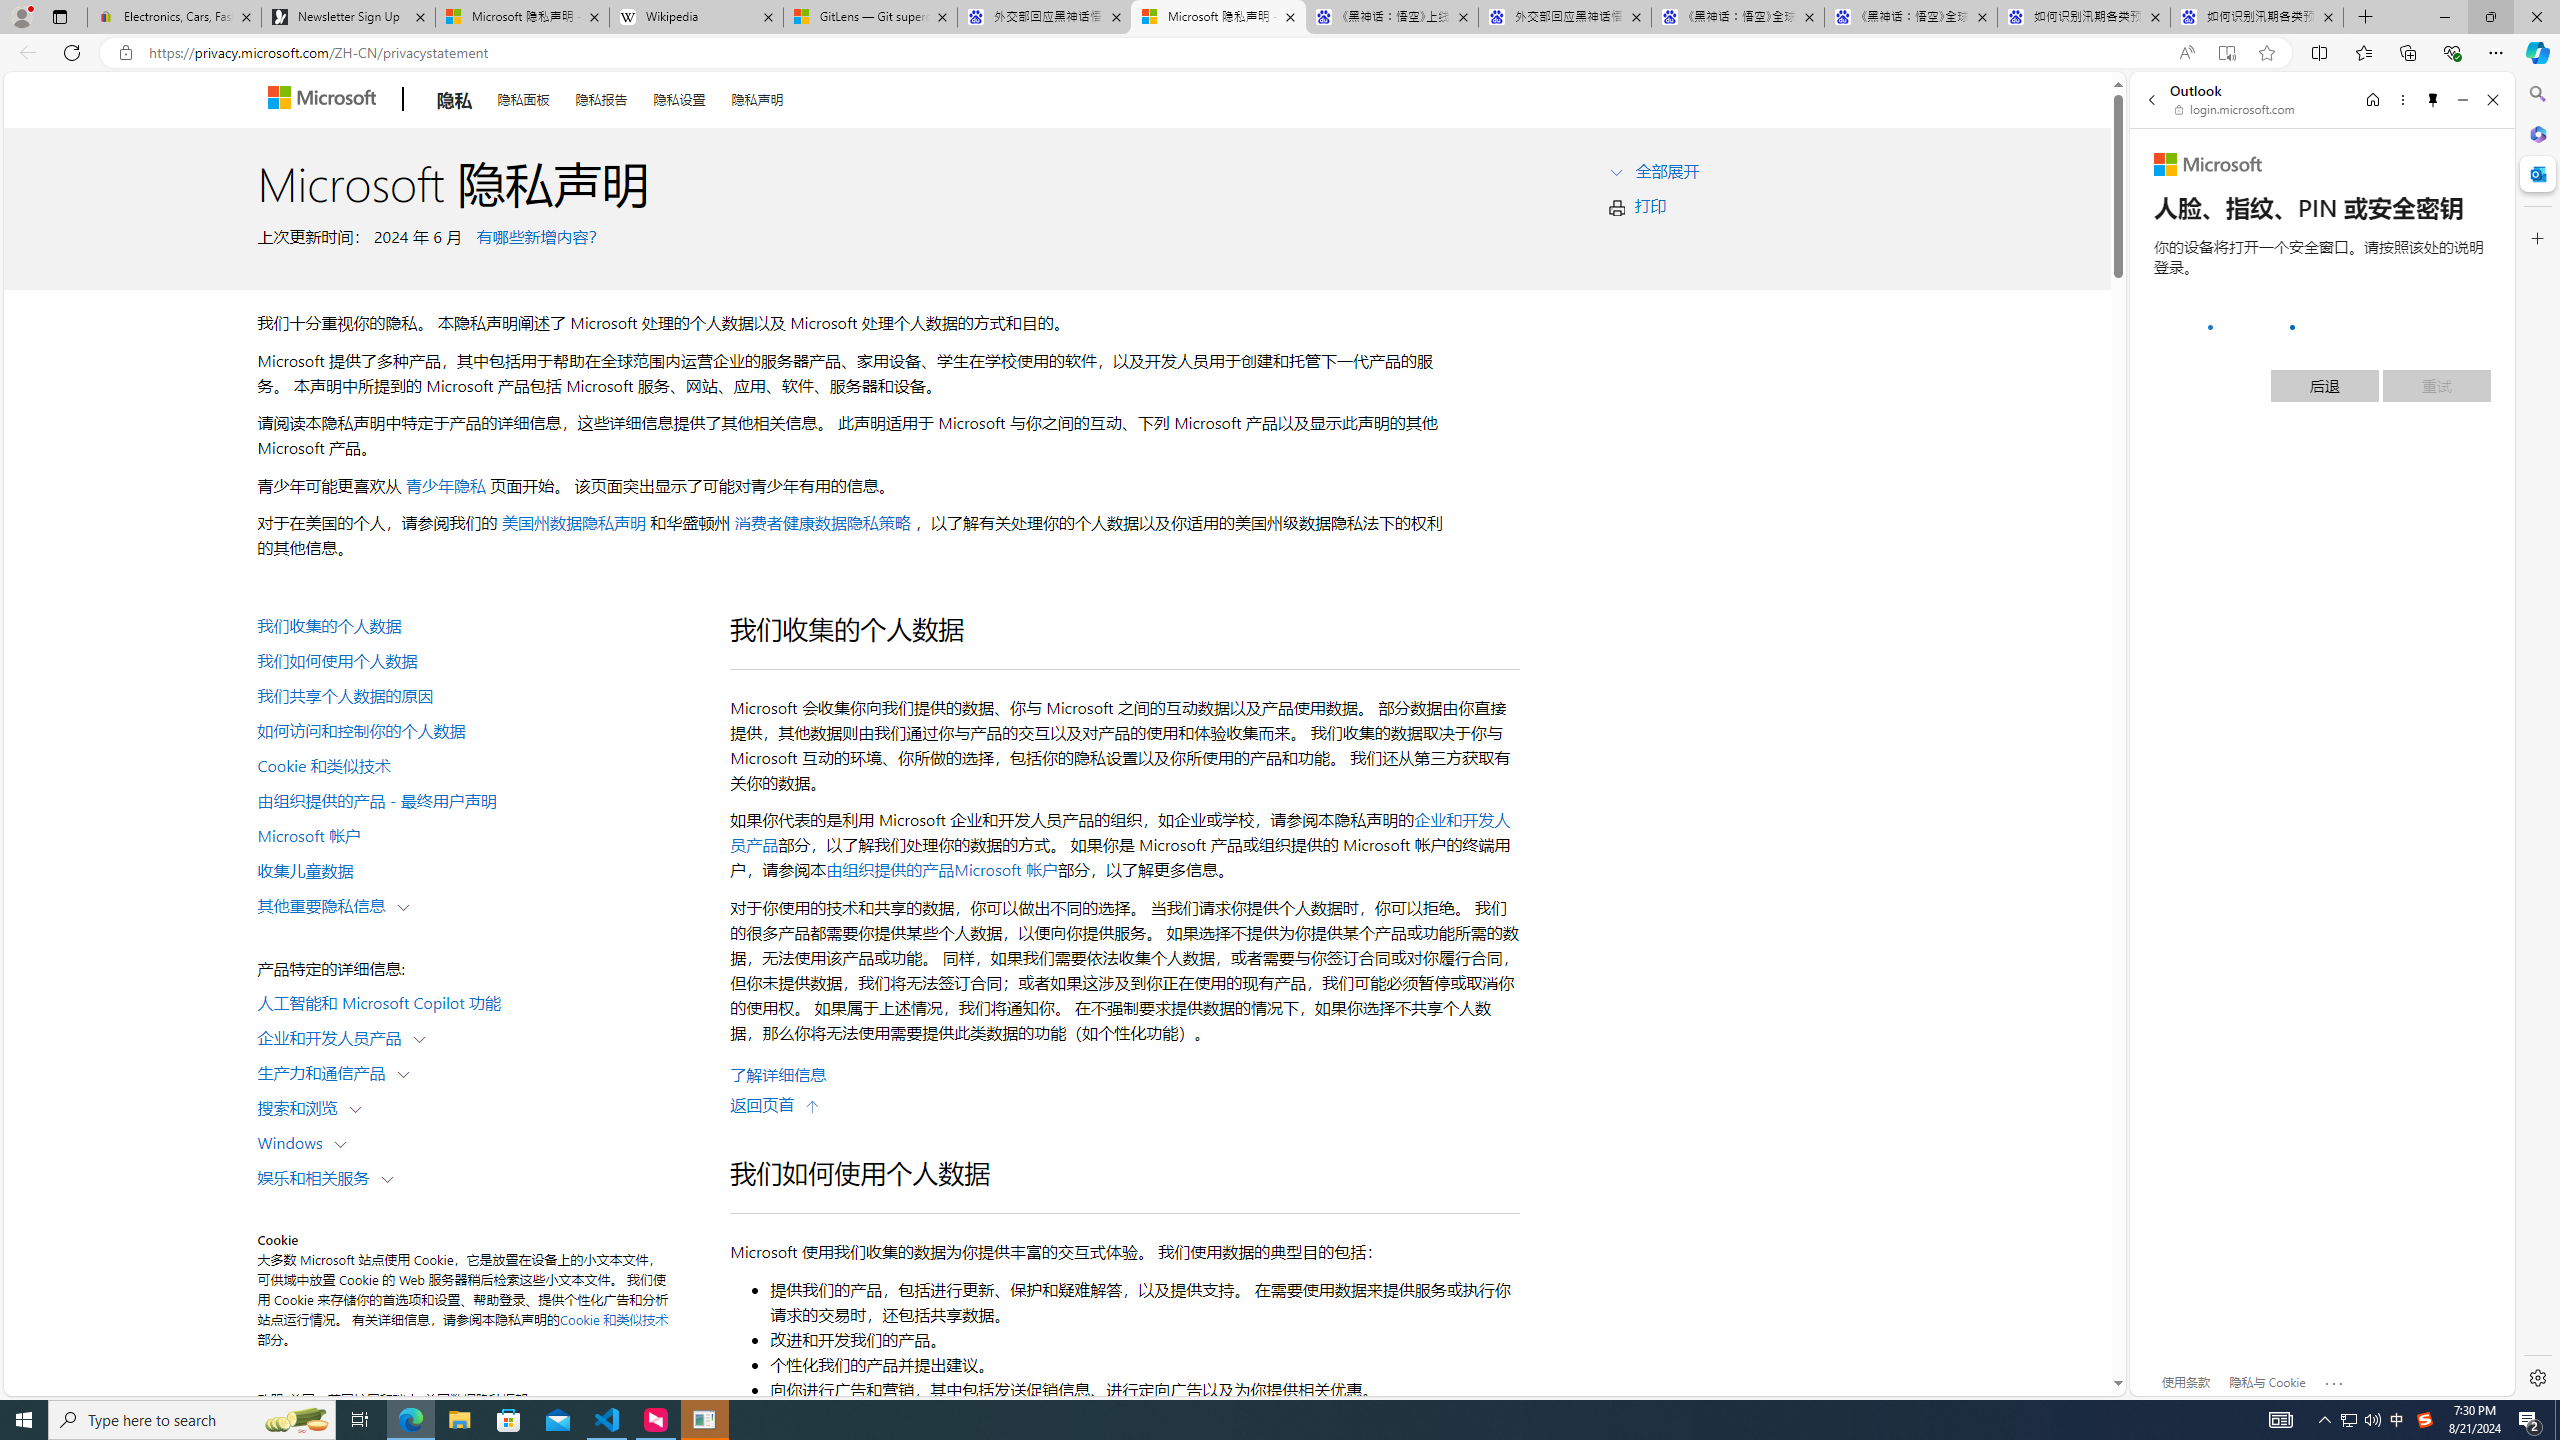 The image size is (2560, 1440). I want to click on 'Electronics, Cars, Fashion, Collectibles & More | eBay', so click(174, 16).